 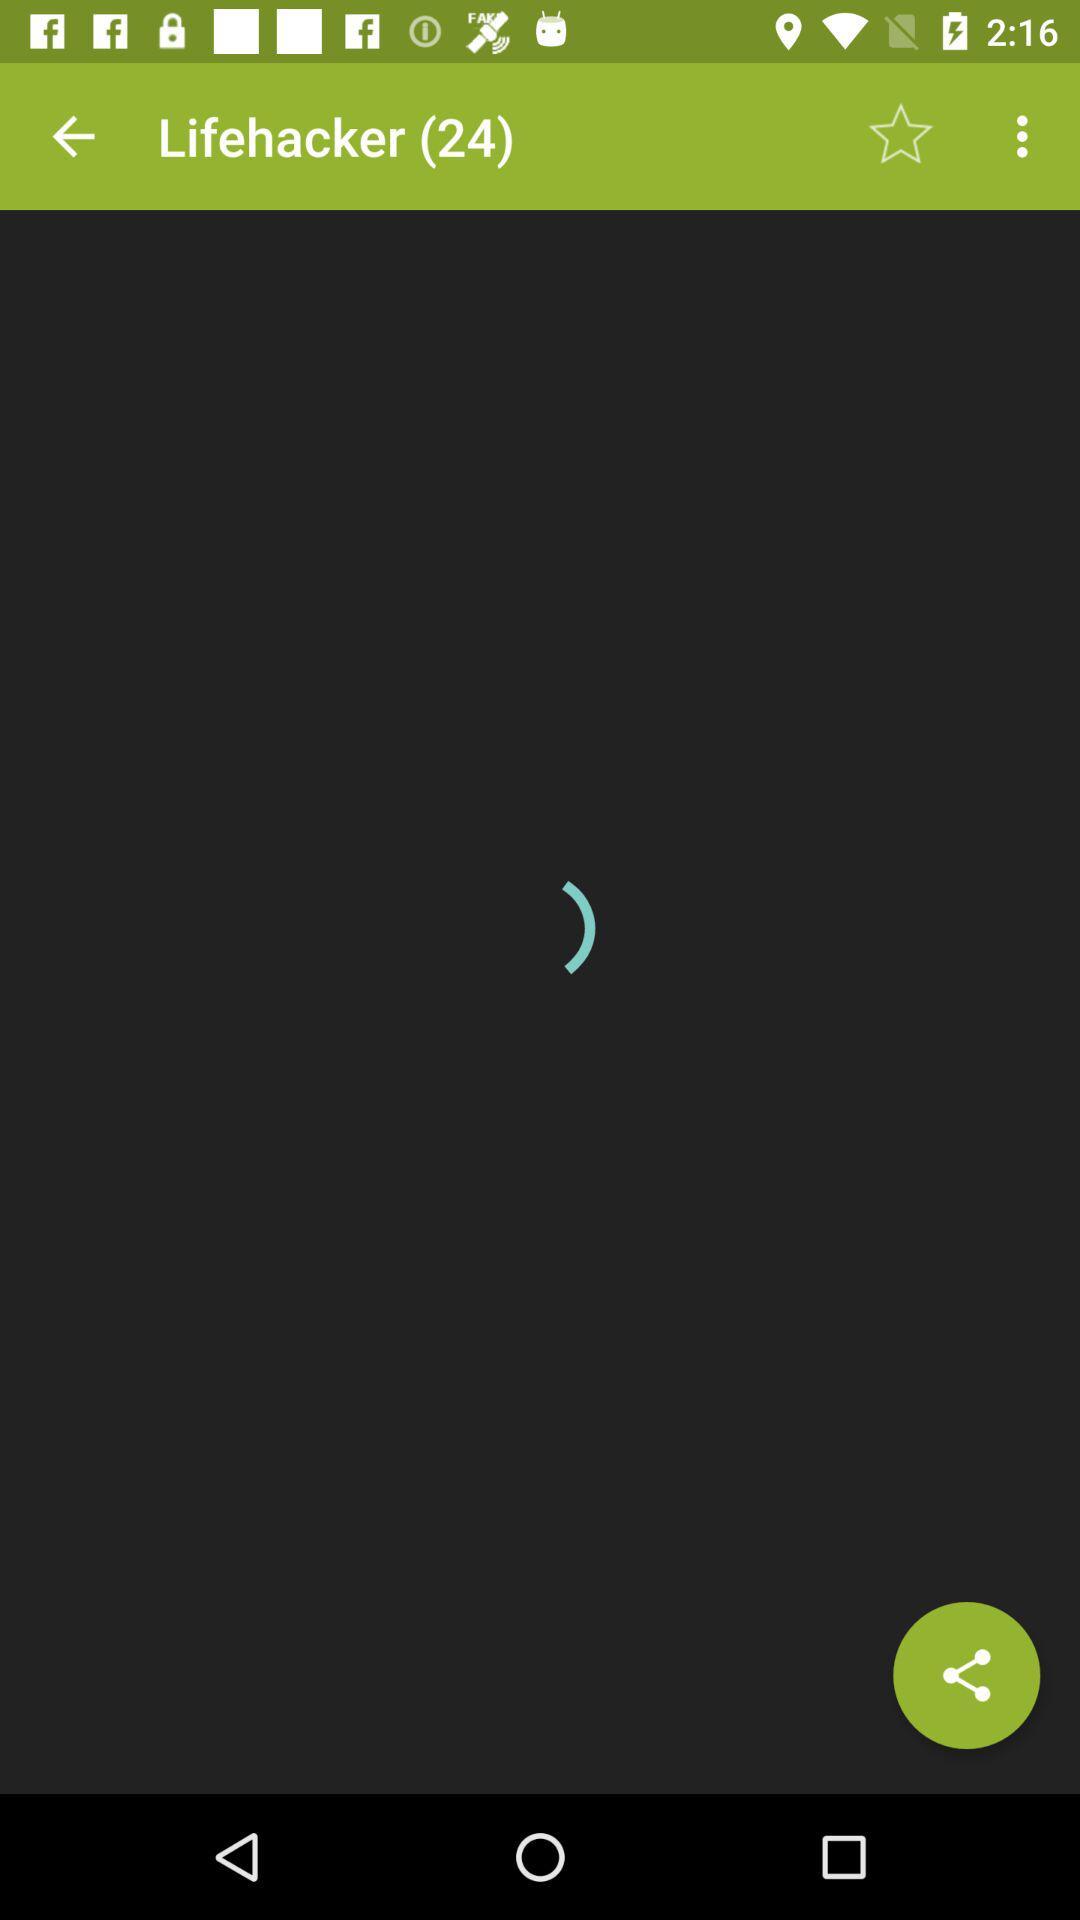 I want to click on the share icon, so click(x=965, y=1675).